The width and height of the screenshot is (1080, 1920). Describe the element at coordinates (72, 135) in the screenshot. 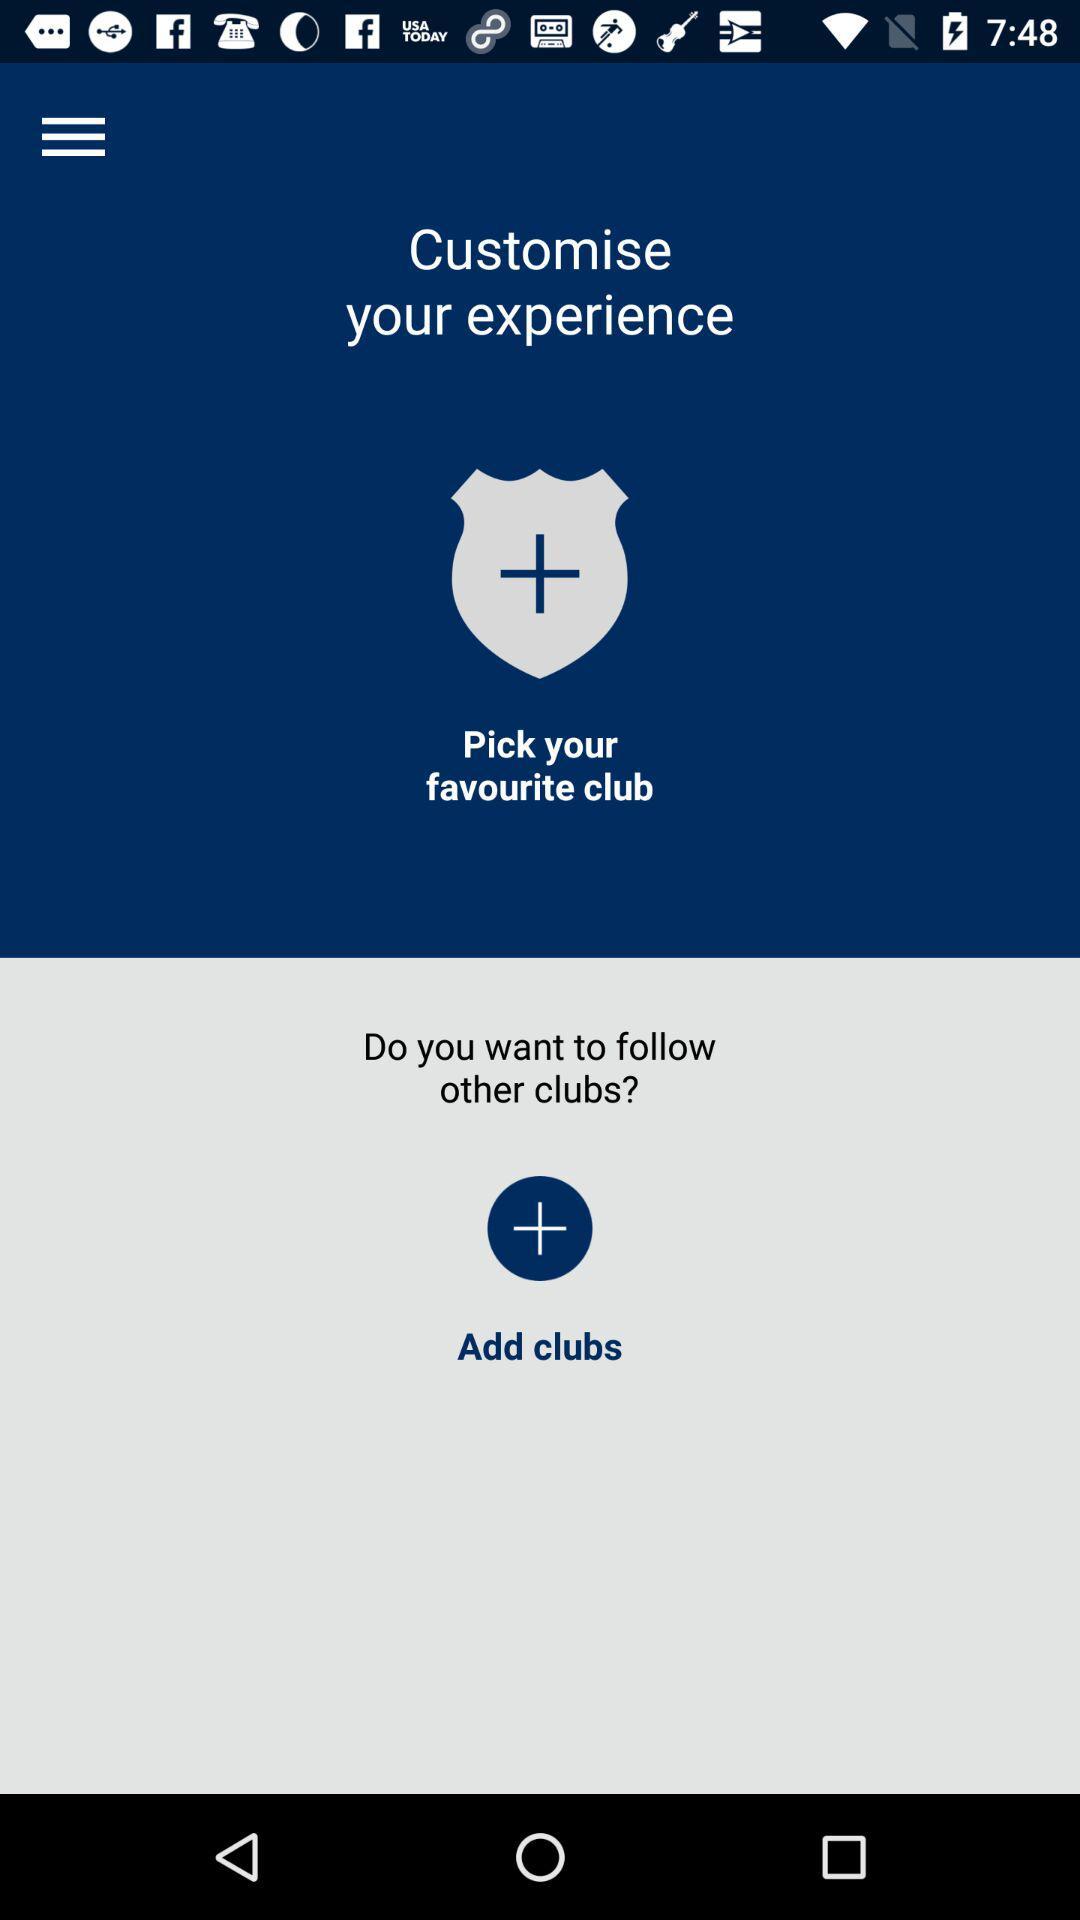

I see `the icon at the top left corner` at that location.